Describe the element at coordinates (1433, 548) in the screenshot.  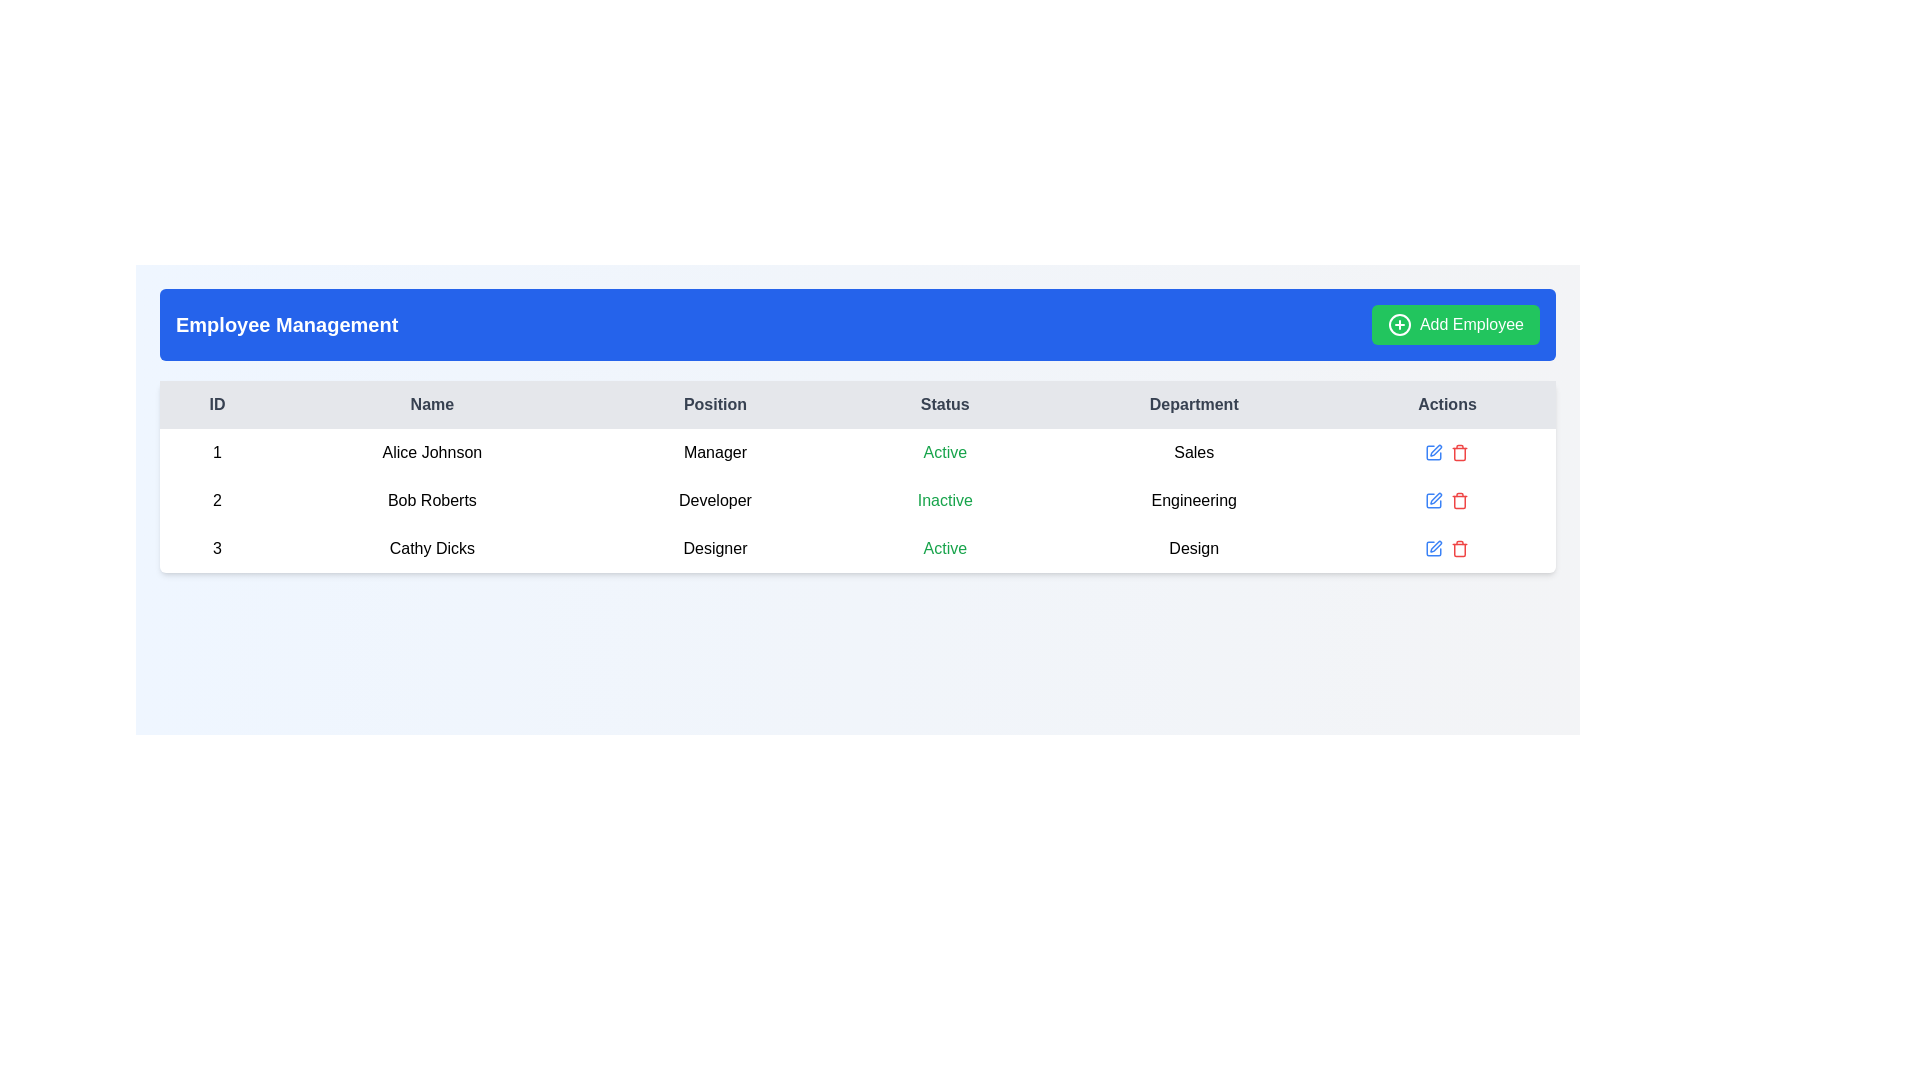
I see `the square icon button with a diagonal pen graphic located in the 'Actions' column of the third row for 'Cathy Dicks'` at that location.